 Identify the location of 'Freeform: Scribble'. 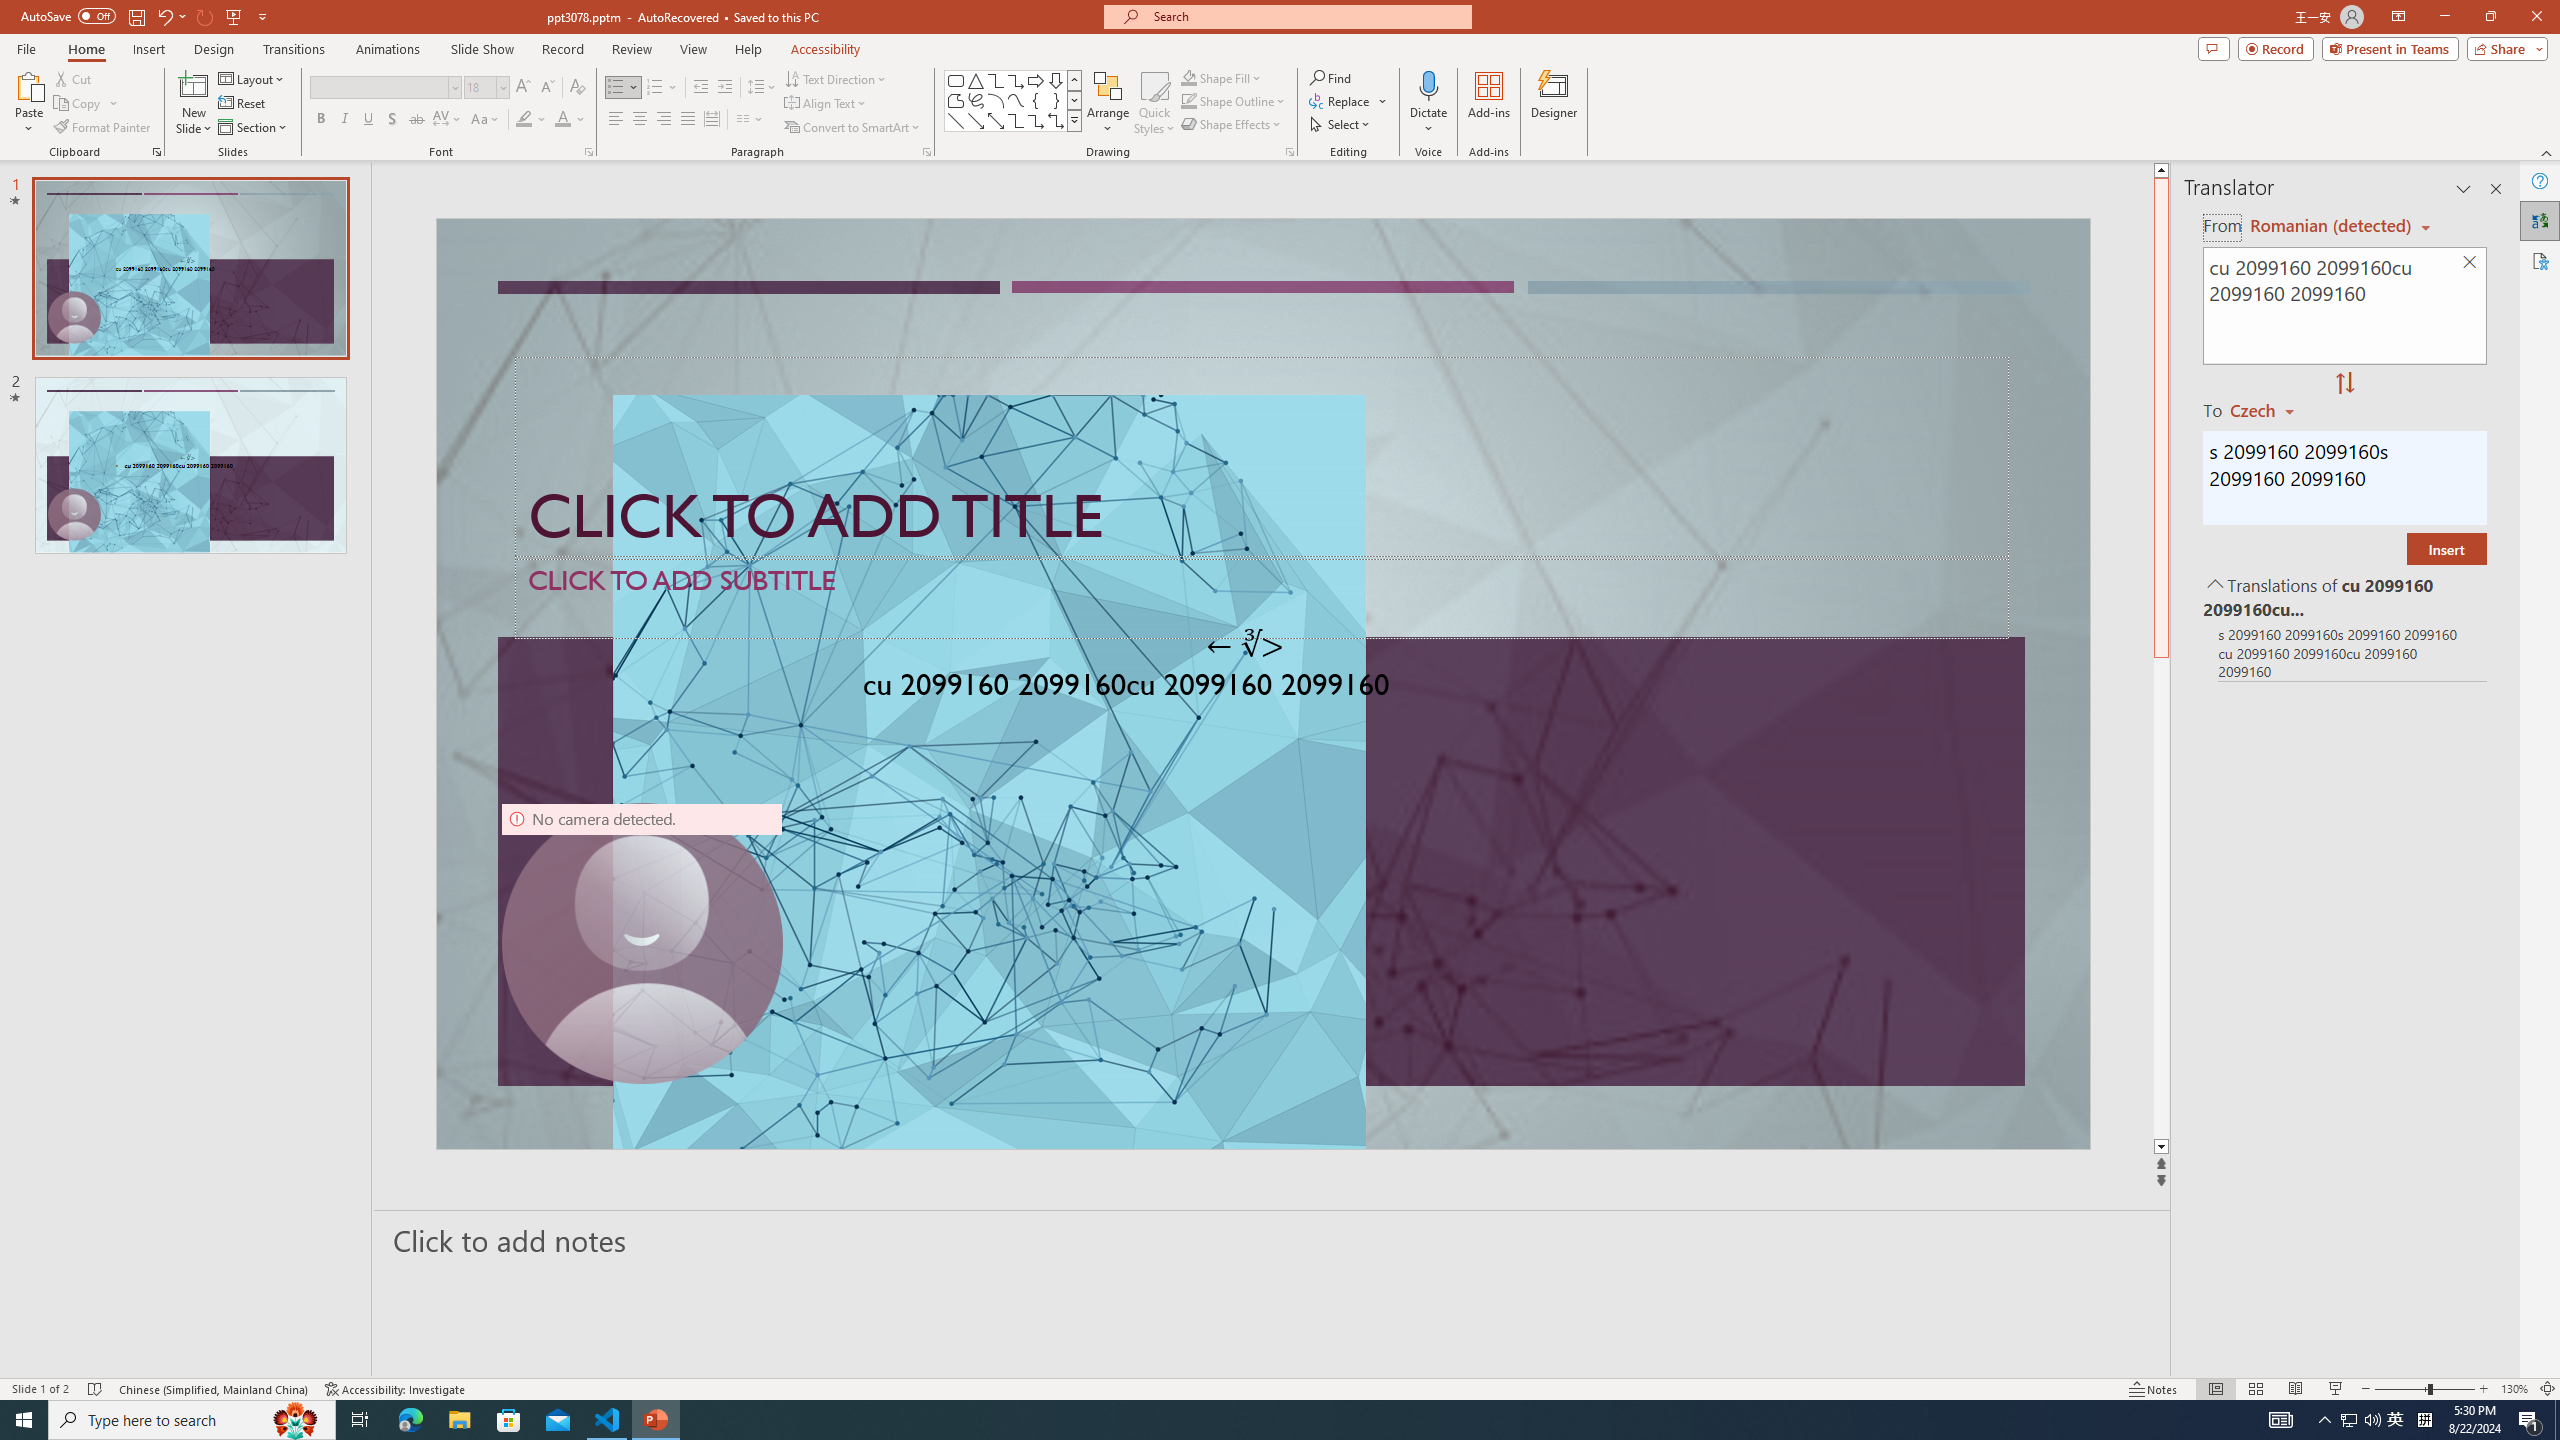
(974, 99).